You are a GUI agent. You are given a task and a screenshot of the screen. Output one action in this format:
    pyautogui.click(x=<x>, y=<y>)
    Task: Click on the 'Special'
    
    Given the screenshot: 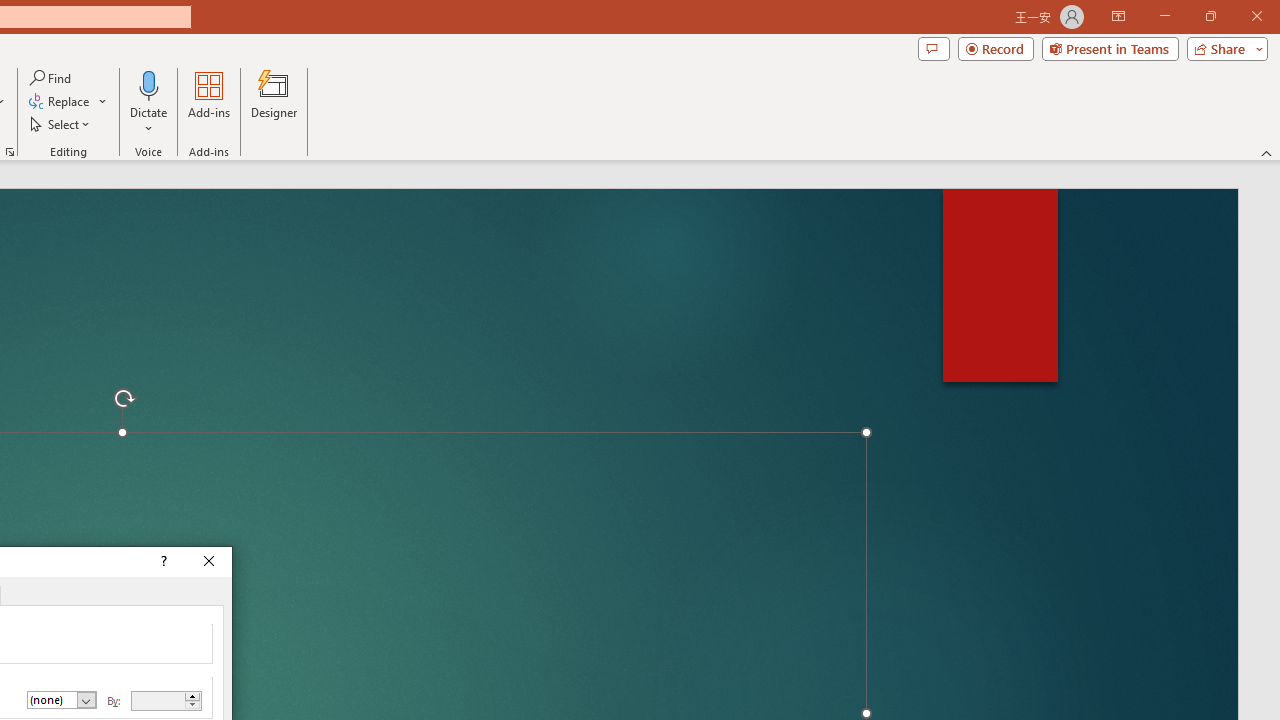 What is the action you would take?
    pyautogui.click(x=62, y=699)
    